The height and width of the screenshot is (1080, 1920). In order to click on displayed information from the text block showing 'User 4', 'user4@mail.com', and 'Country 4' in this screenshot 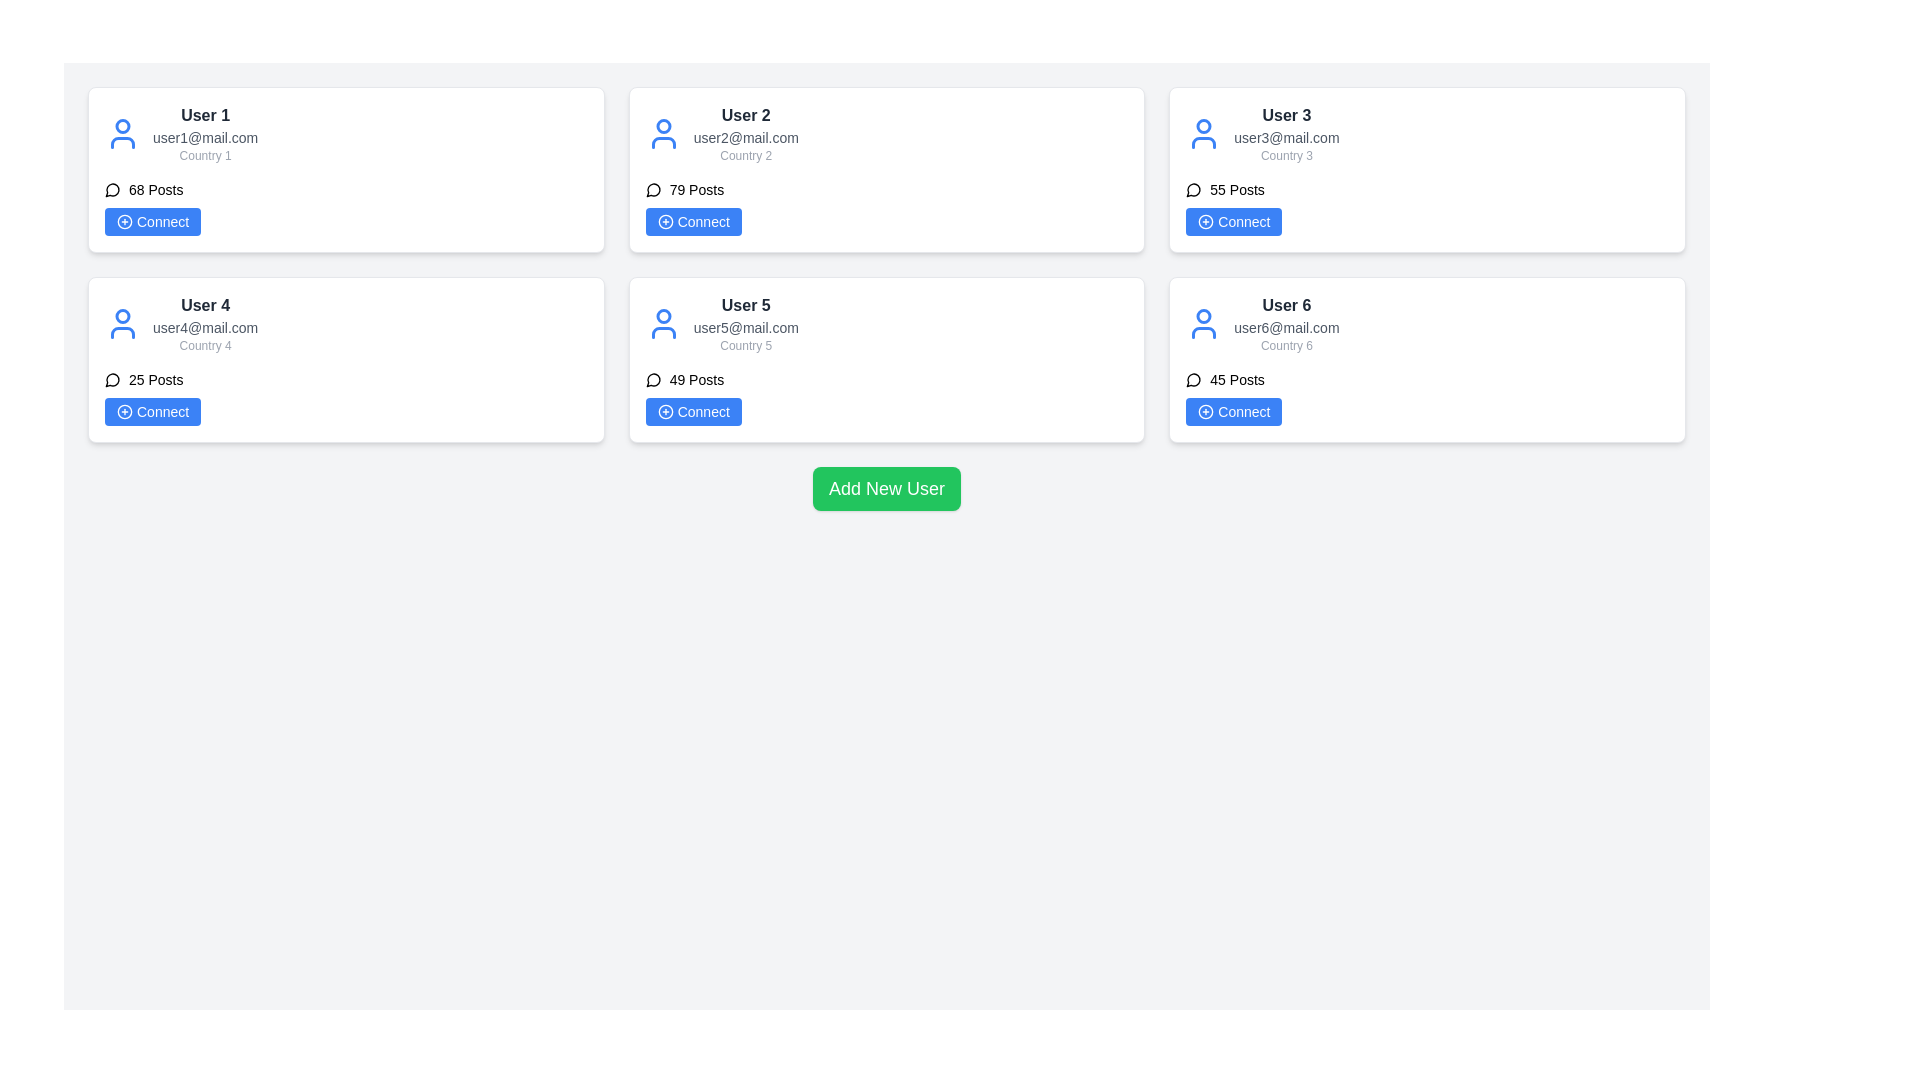, I will do `click(205, 323)`.